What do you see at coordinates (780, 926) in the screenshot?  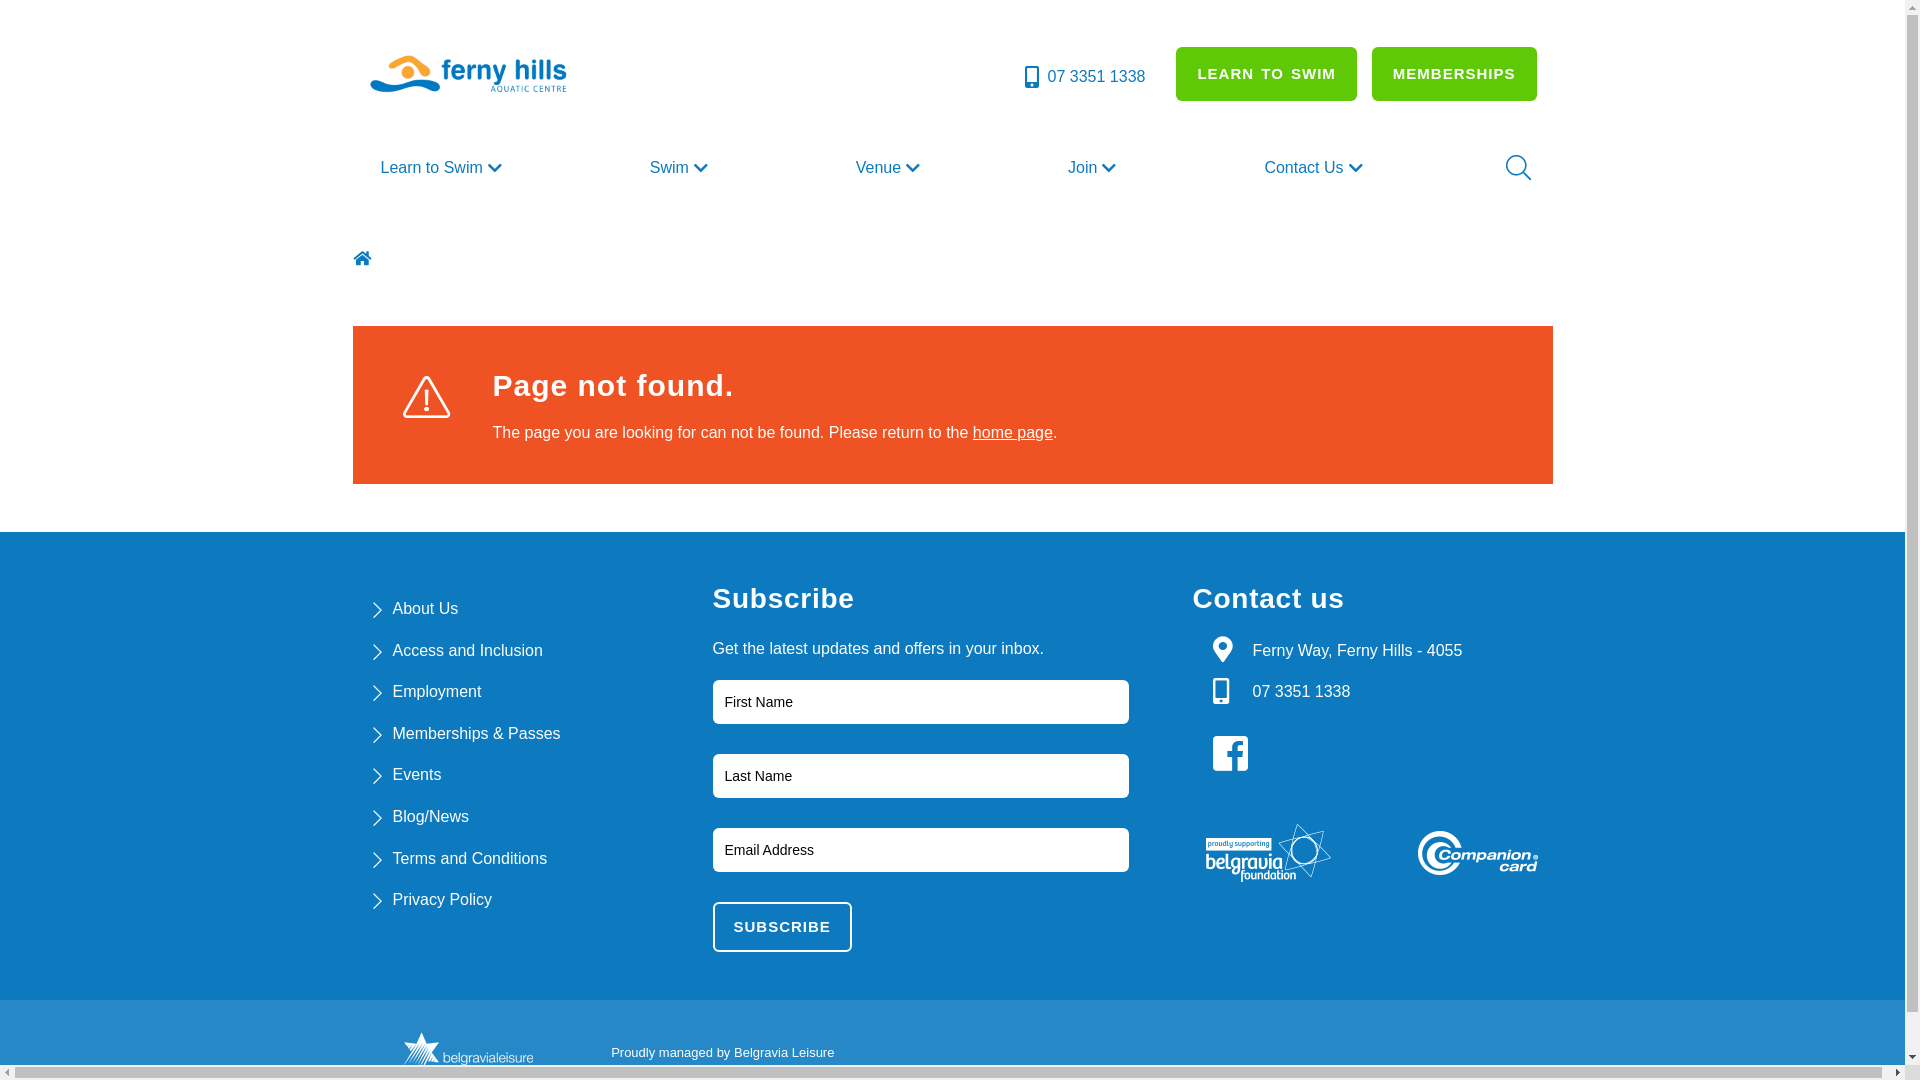 I see `'subscribe'` at bounding box center [780, 926].